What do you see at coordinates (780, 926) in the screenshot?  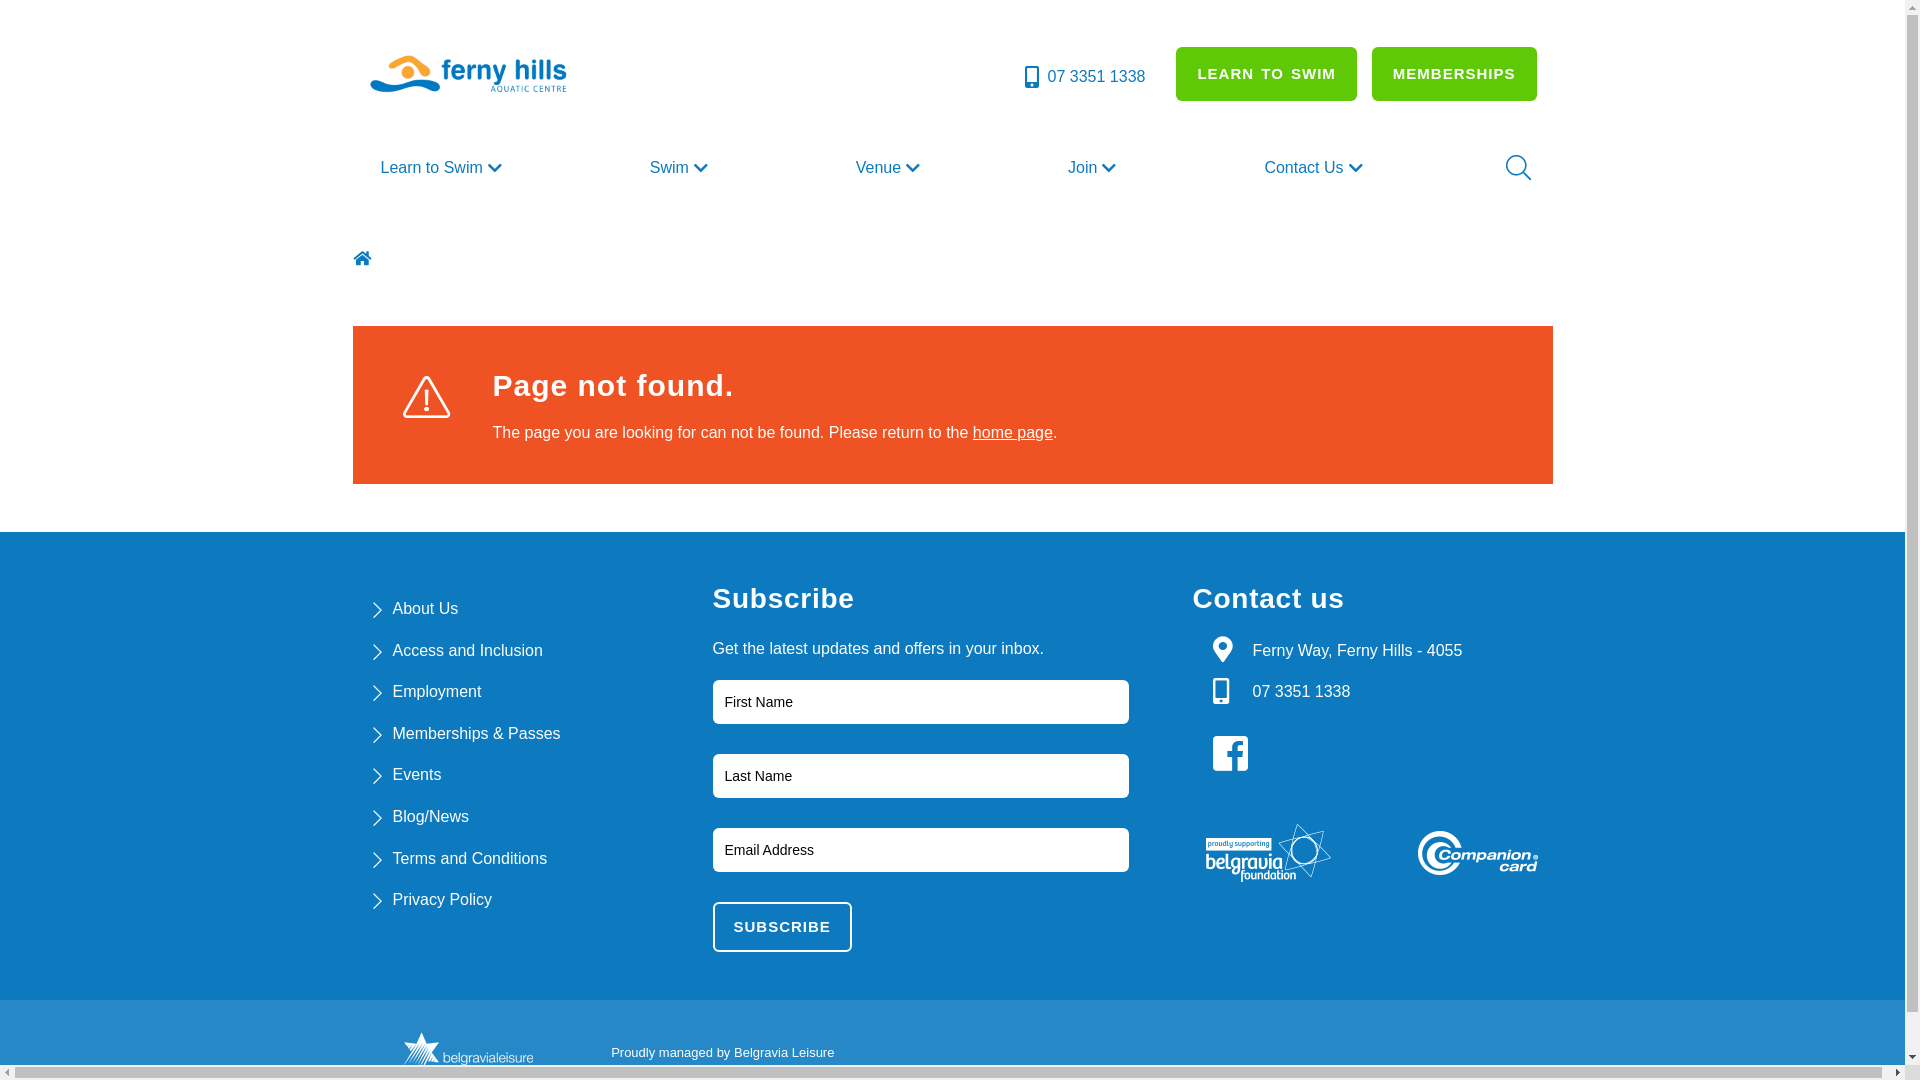 I see `'subscribe'` at bounding box center [780, 926].